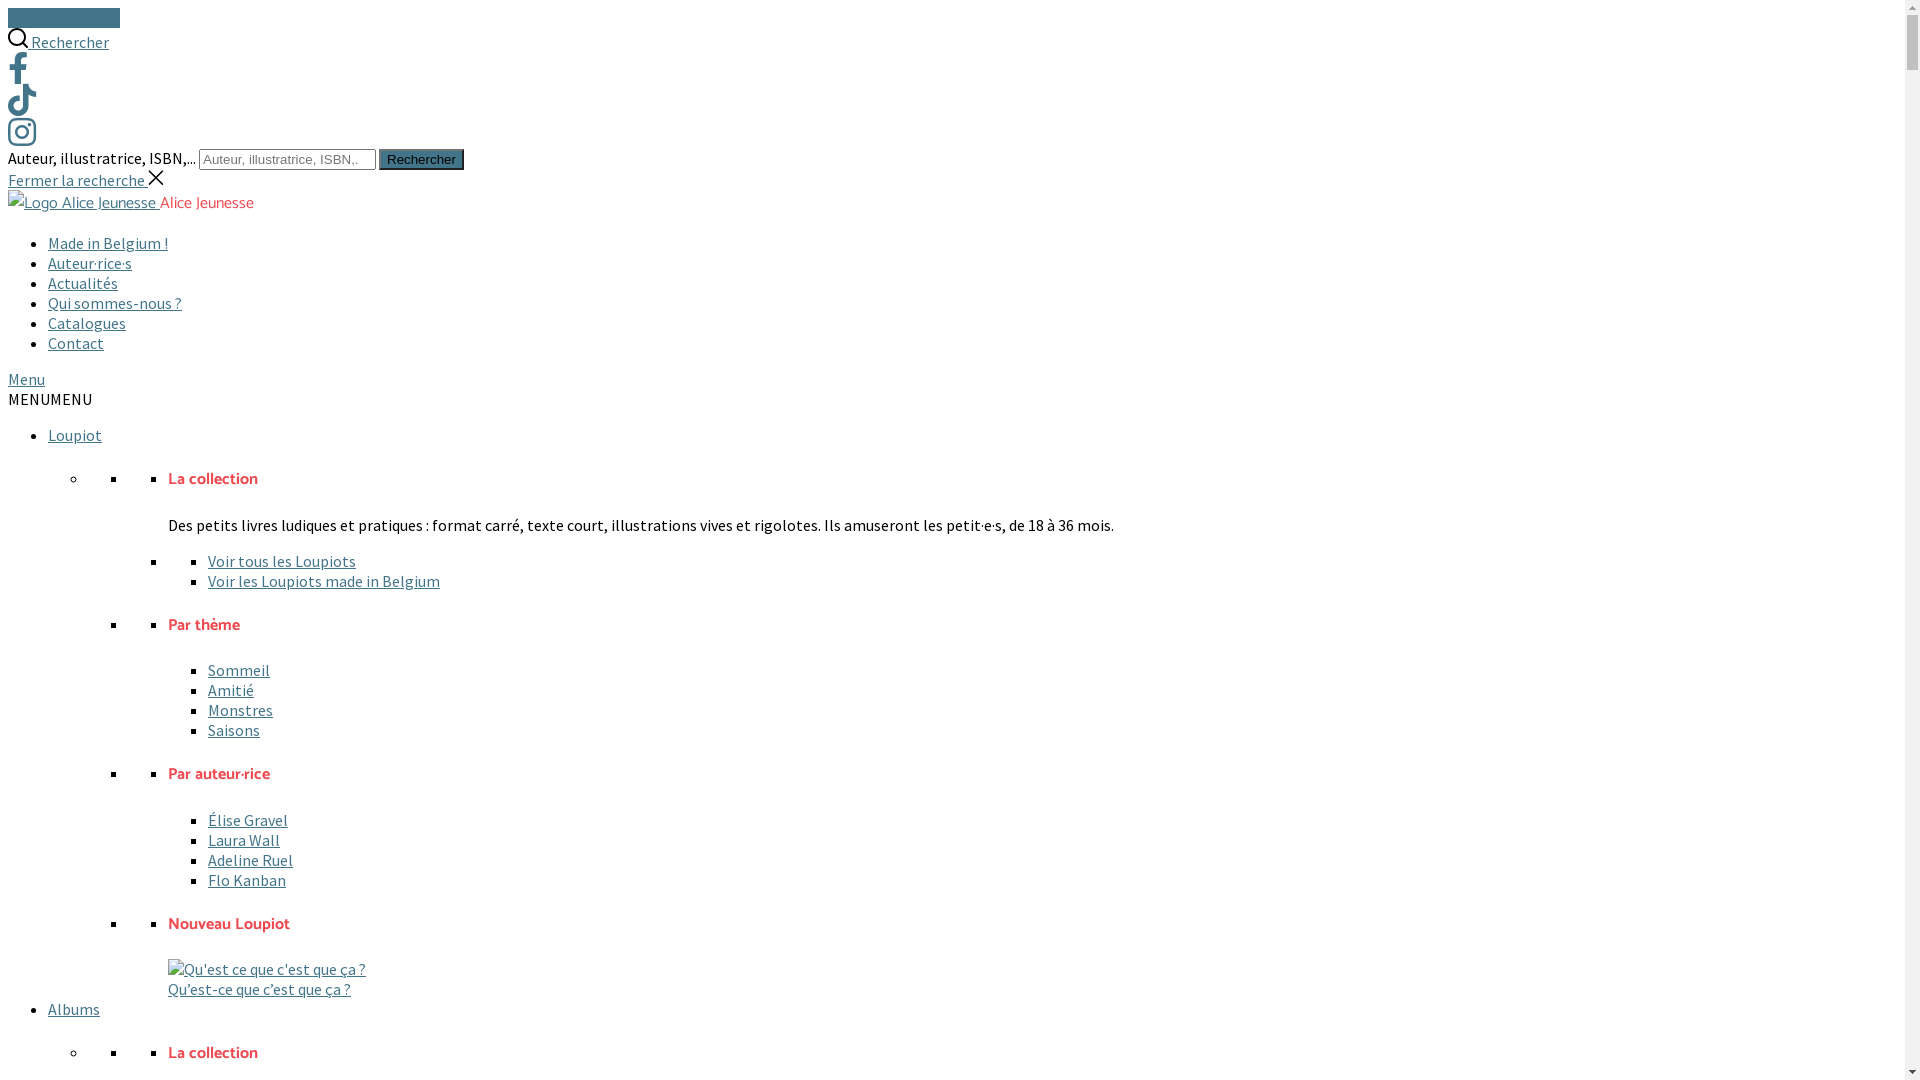  I want to click on 'Voir les Loupiots made in Belgium', so click(324, 581).